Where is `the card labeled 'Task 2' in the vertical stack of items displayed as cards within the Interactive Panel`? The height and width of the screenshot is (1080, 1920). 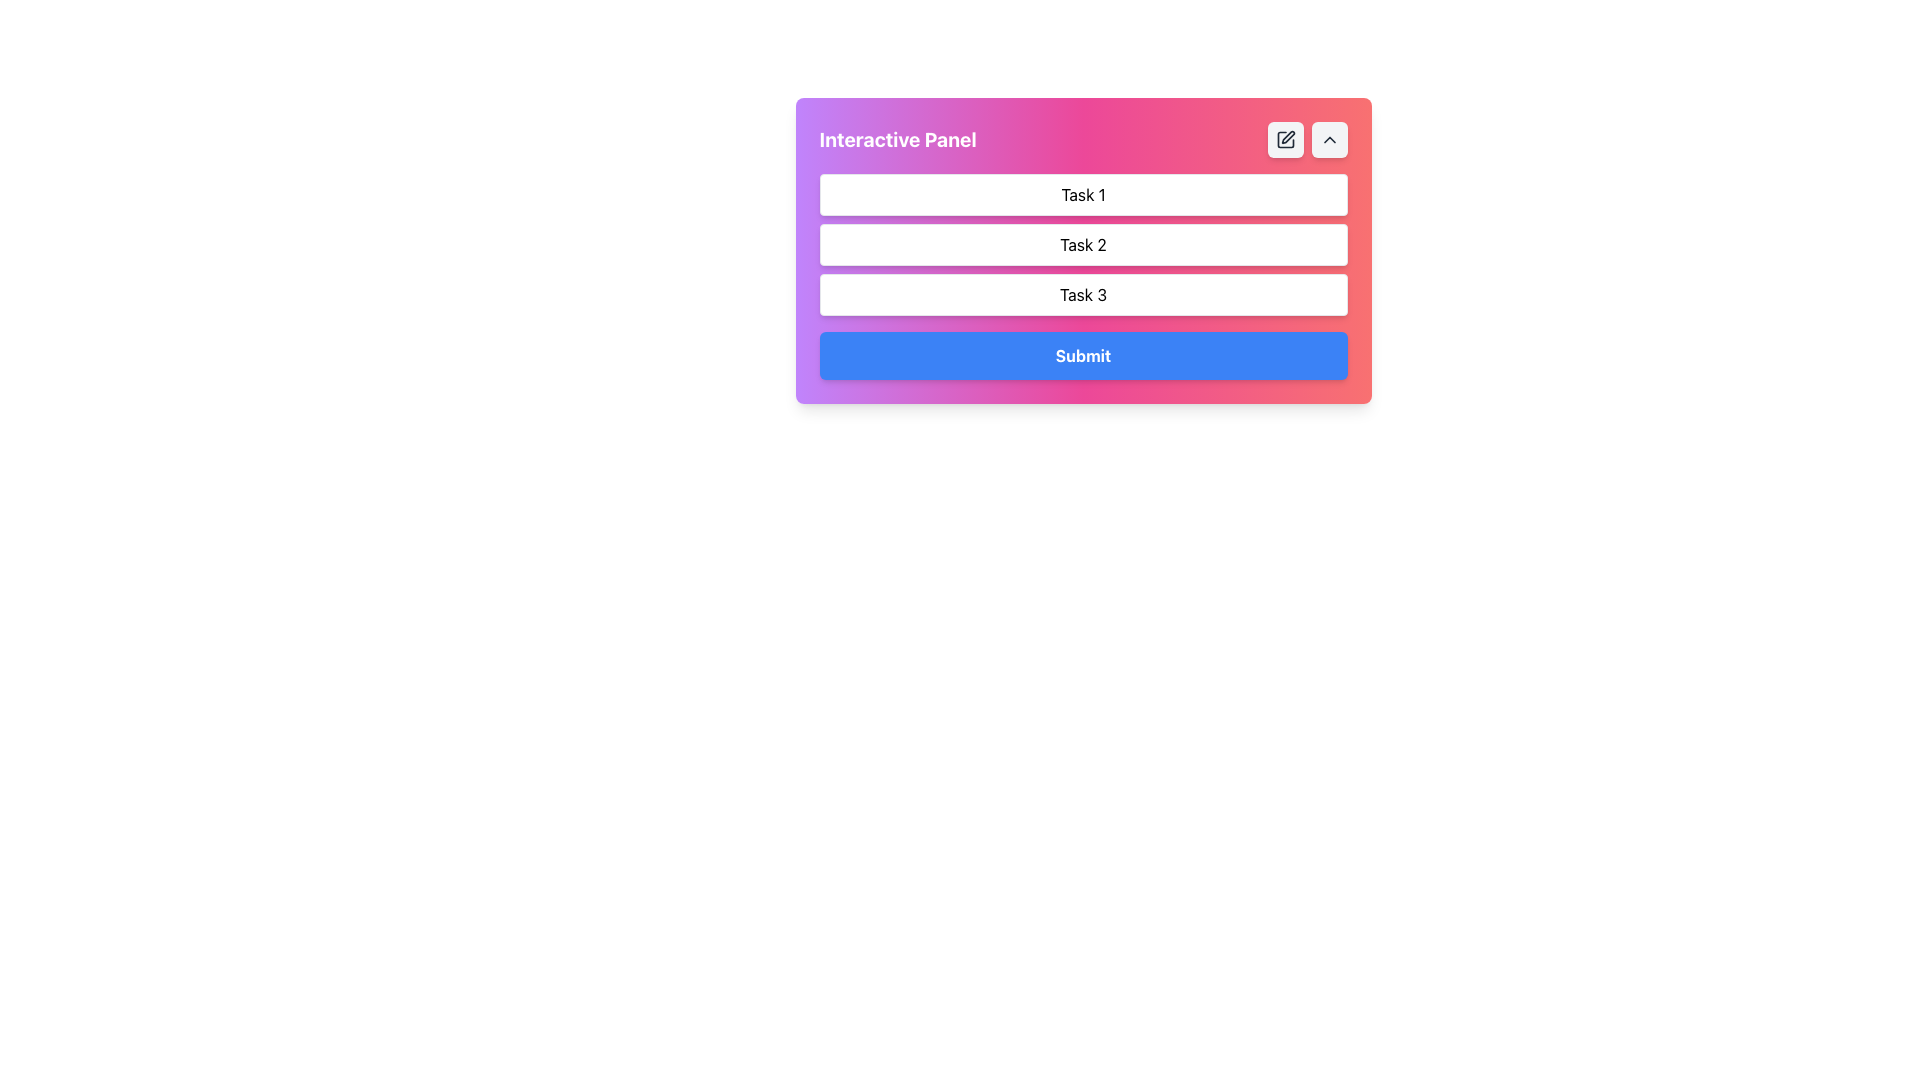 the card labeled 'Task 2' in the vertical stack of items displayed as cards within the Interactive Panel is located at coordinates (1082, 244).